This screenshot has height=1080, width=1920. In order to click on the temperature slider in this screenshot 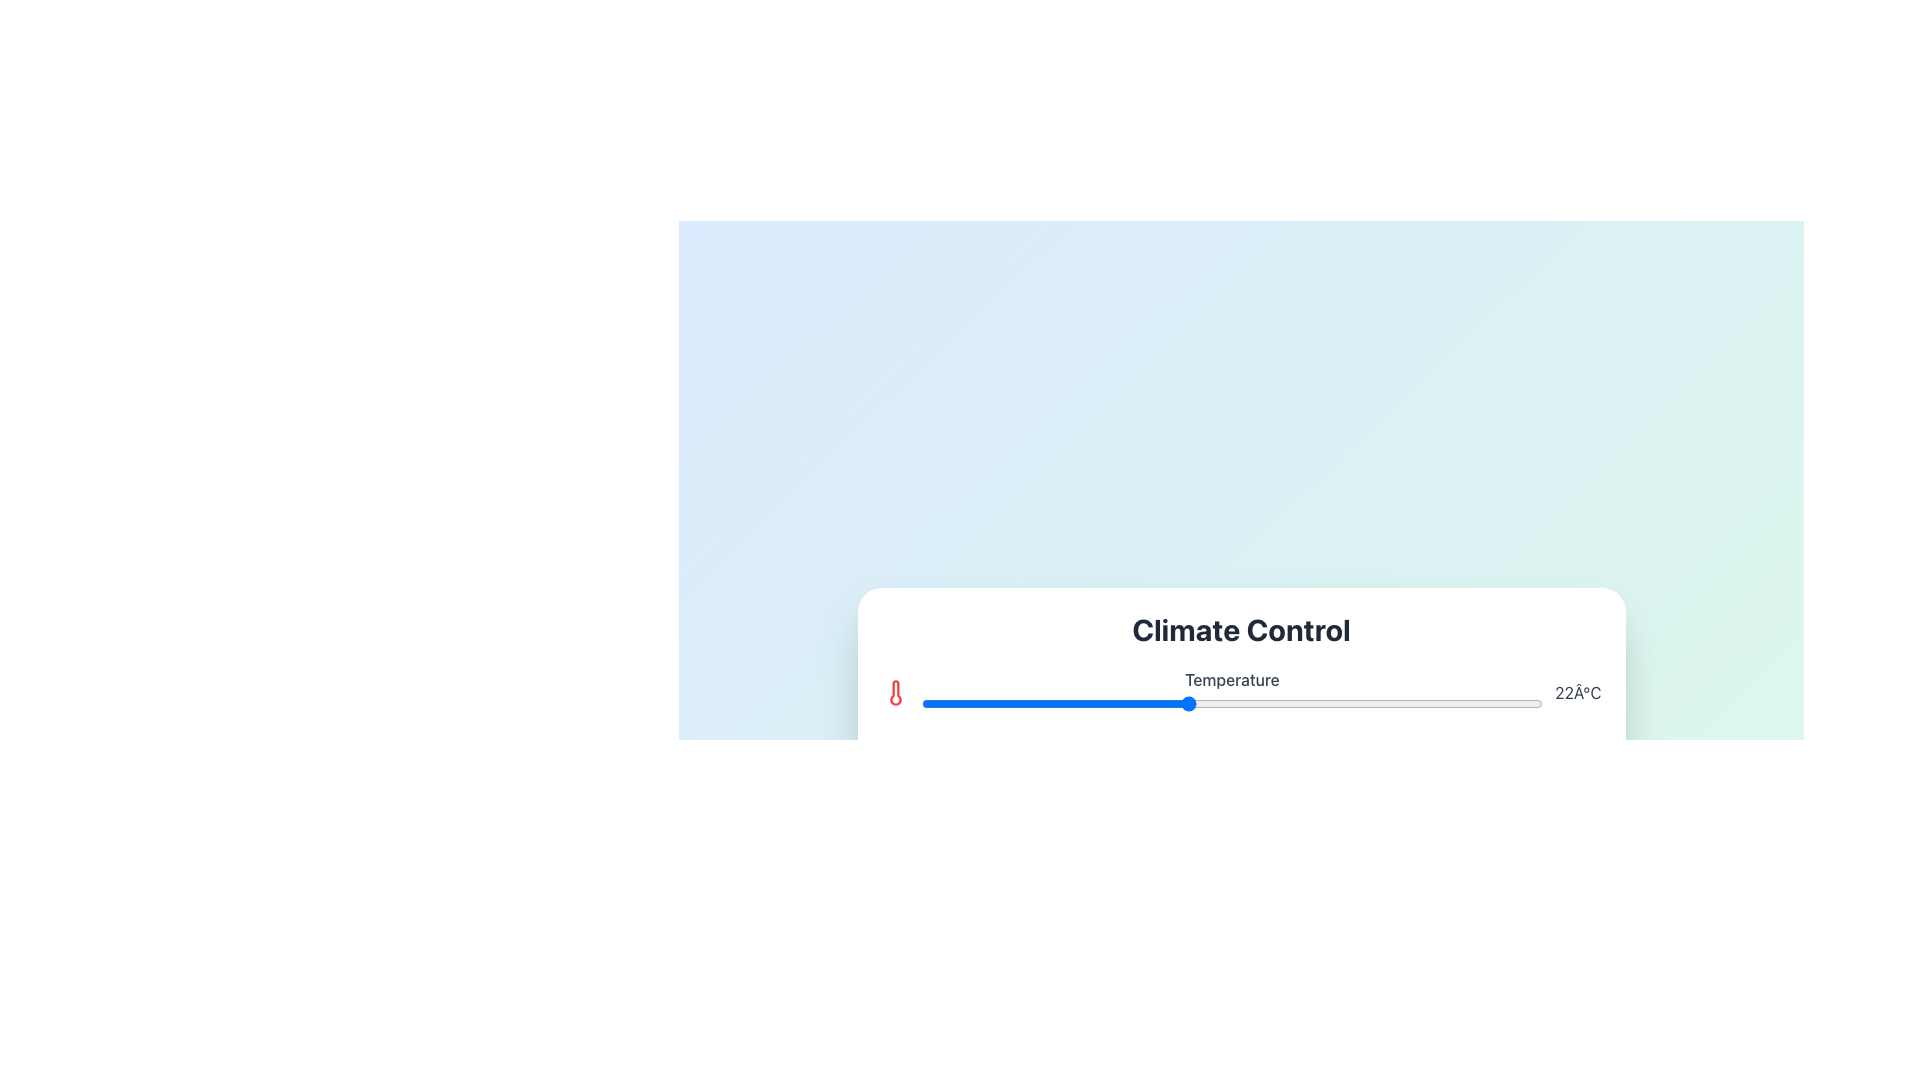, I will do `click(1010, 703)`.